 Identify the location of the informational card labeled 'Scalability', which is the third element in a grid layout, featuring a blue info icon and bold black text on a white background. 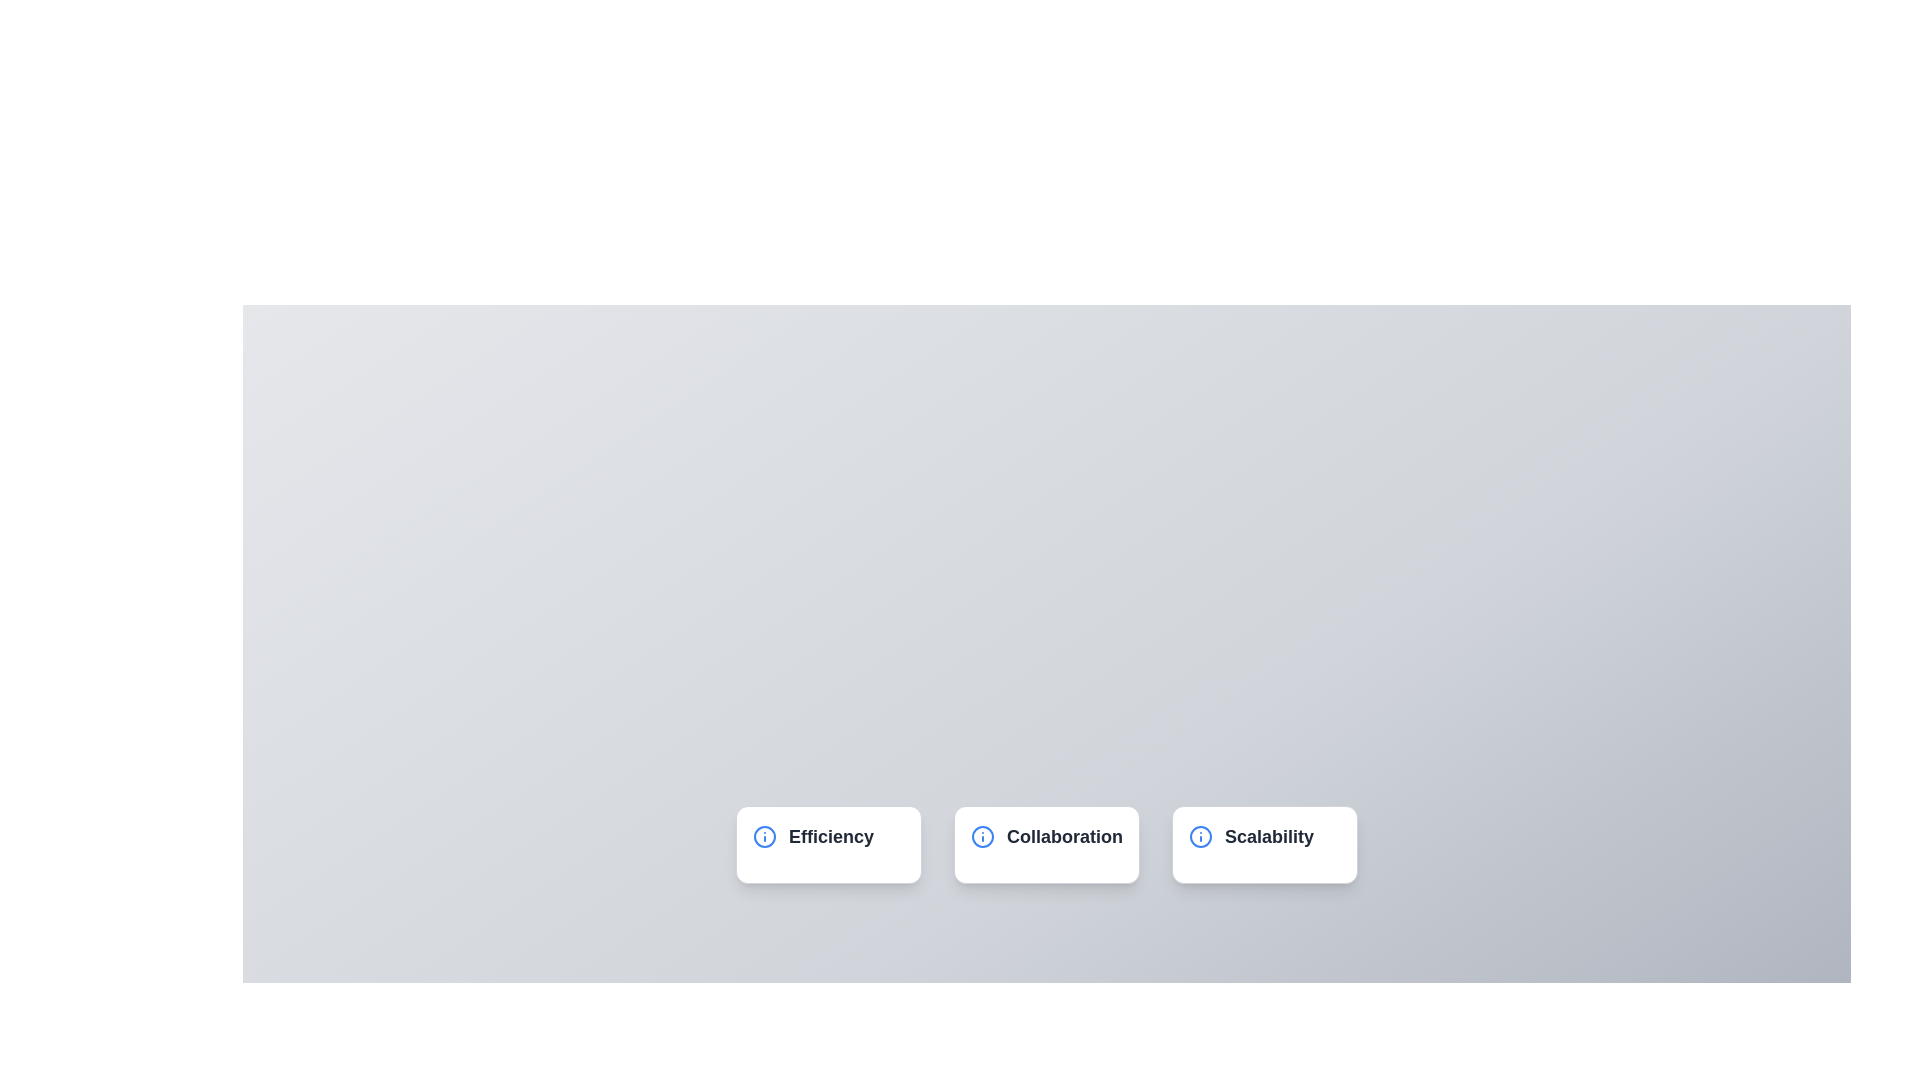
(1264, 844).